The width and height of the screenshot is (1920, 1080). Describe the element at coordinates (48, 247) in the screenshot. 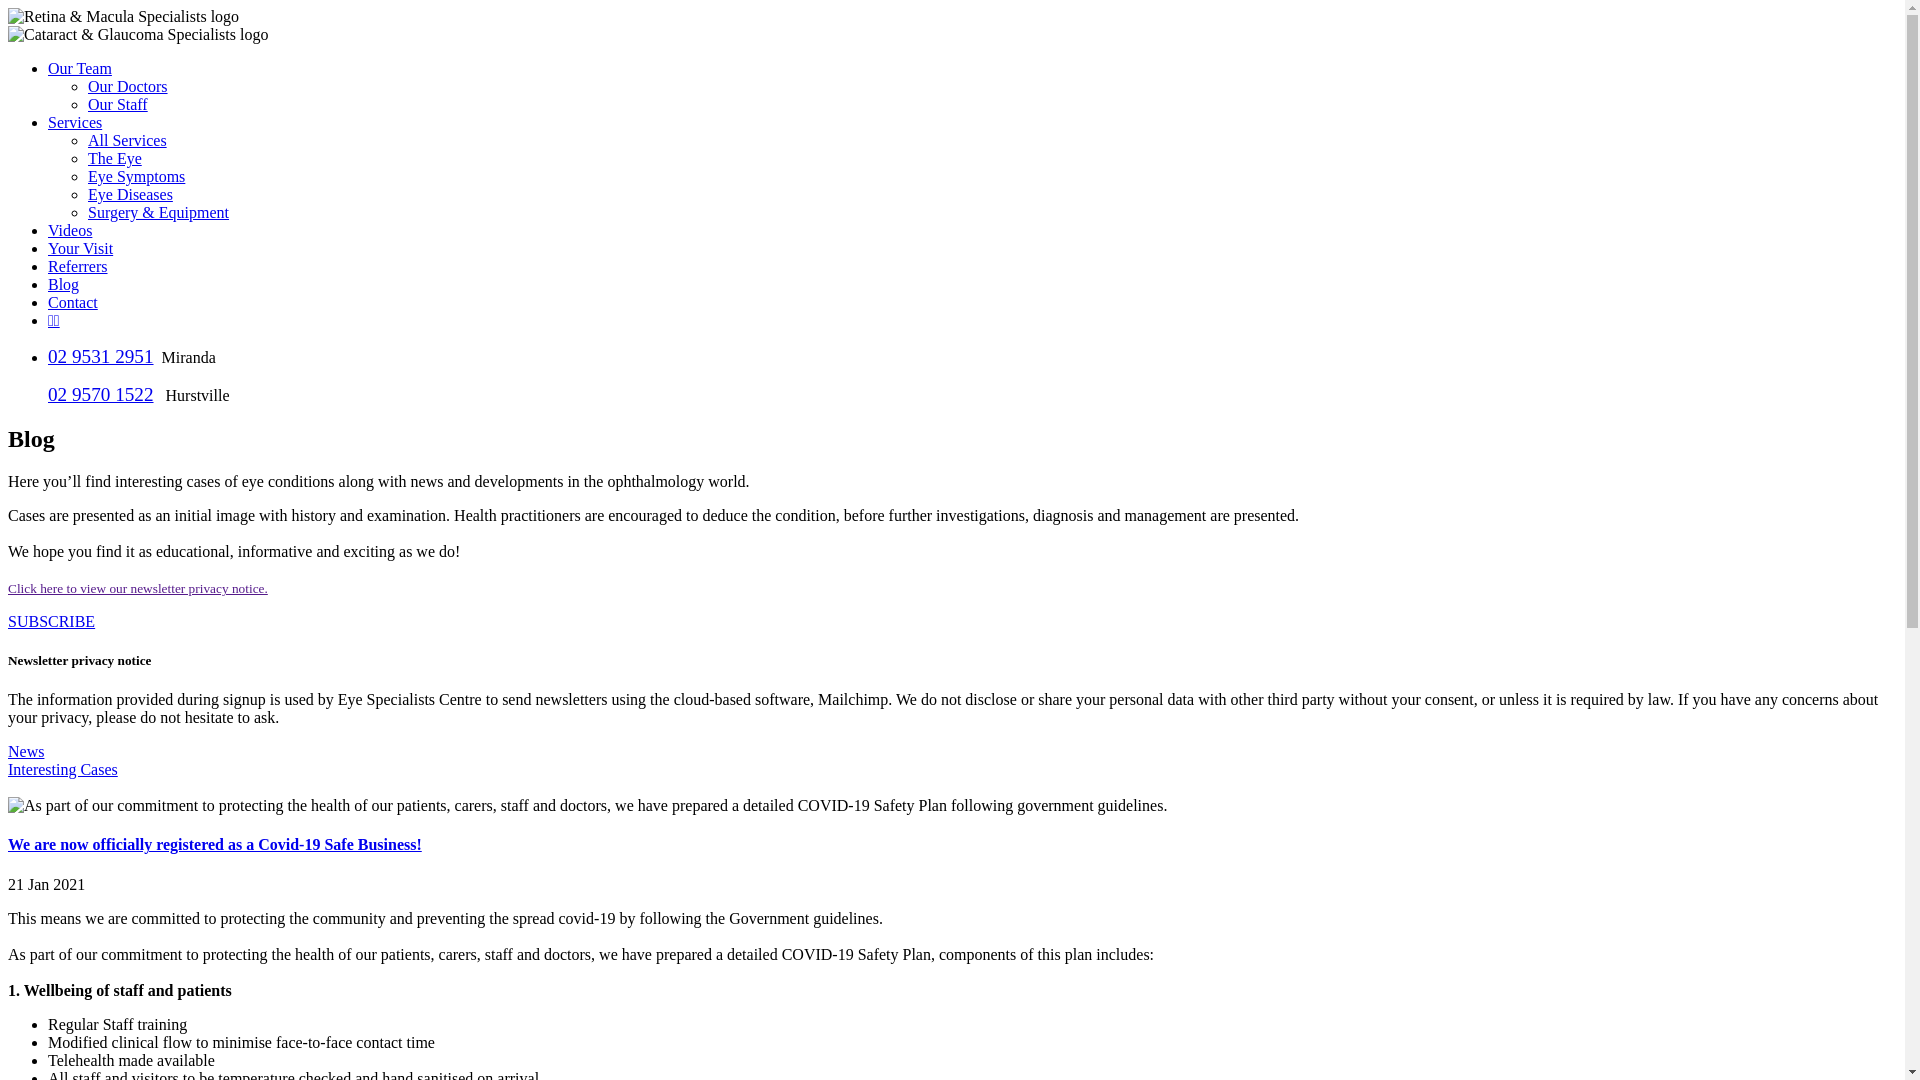

I see `'Your Visit'` at that location.